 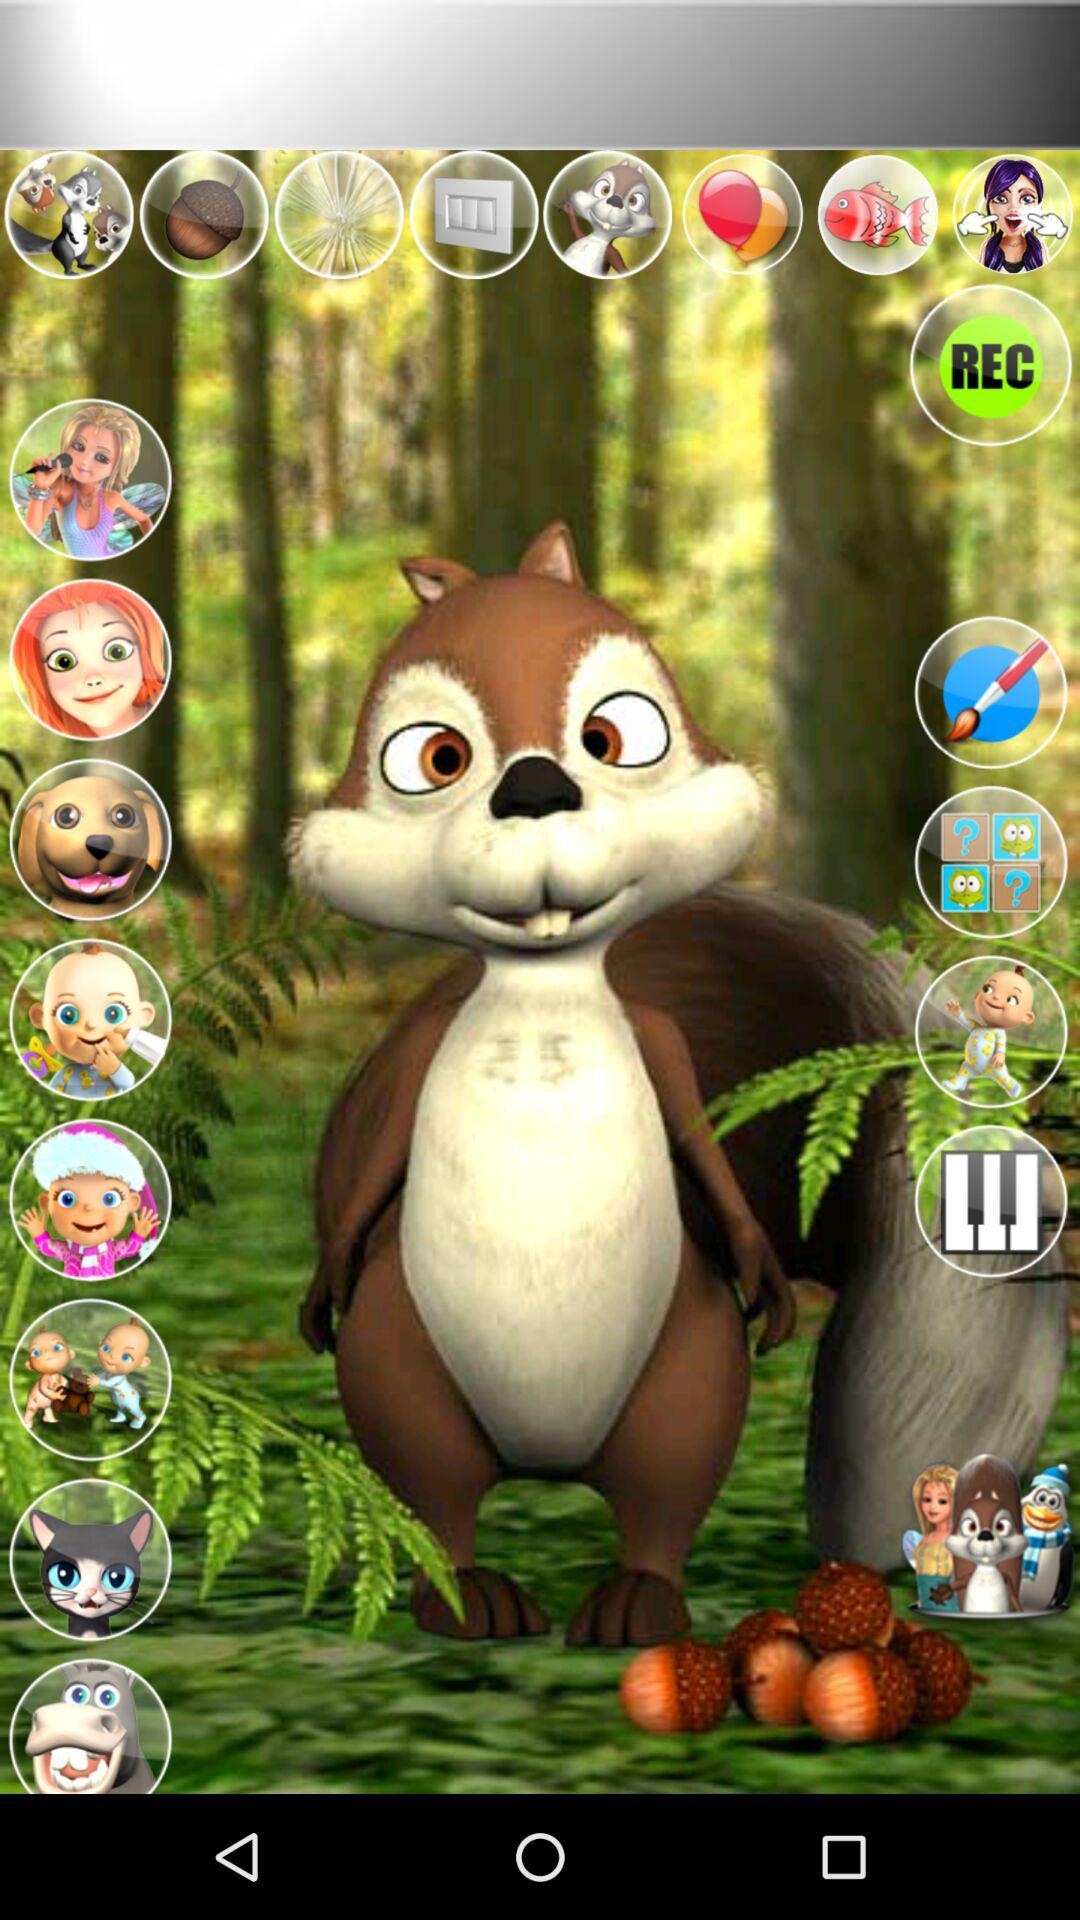 What do you see at coordinates (88, 834) in the screenshot?
I see `animal` at bounding box center [88, 834].